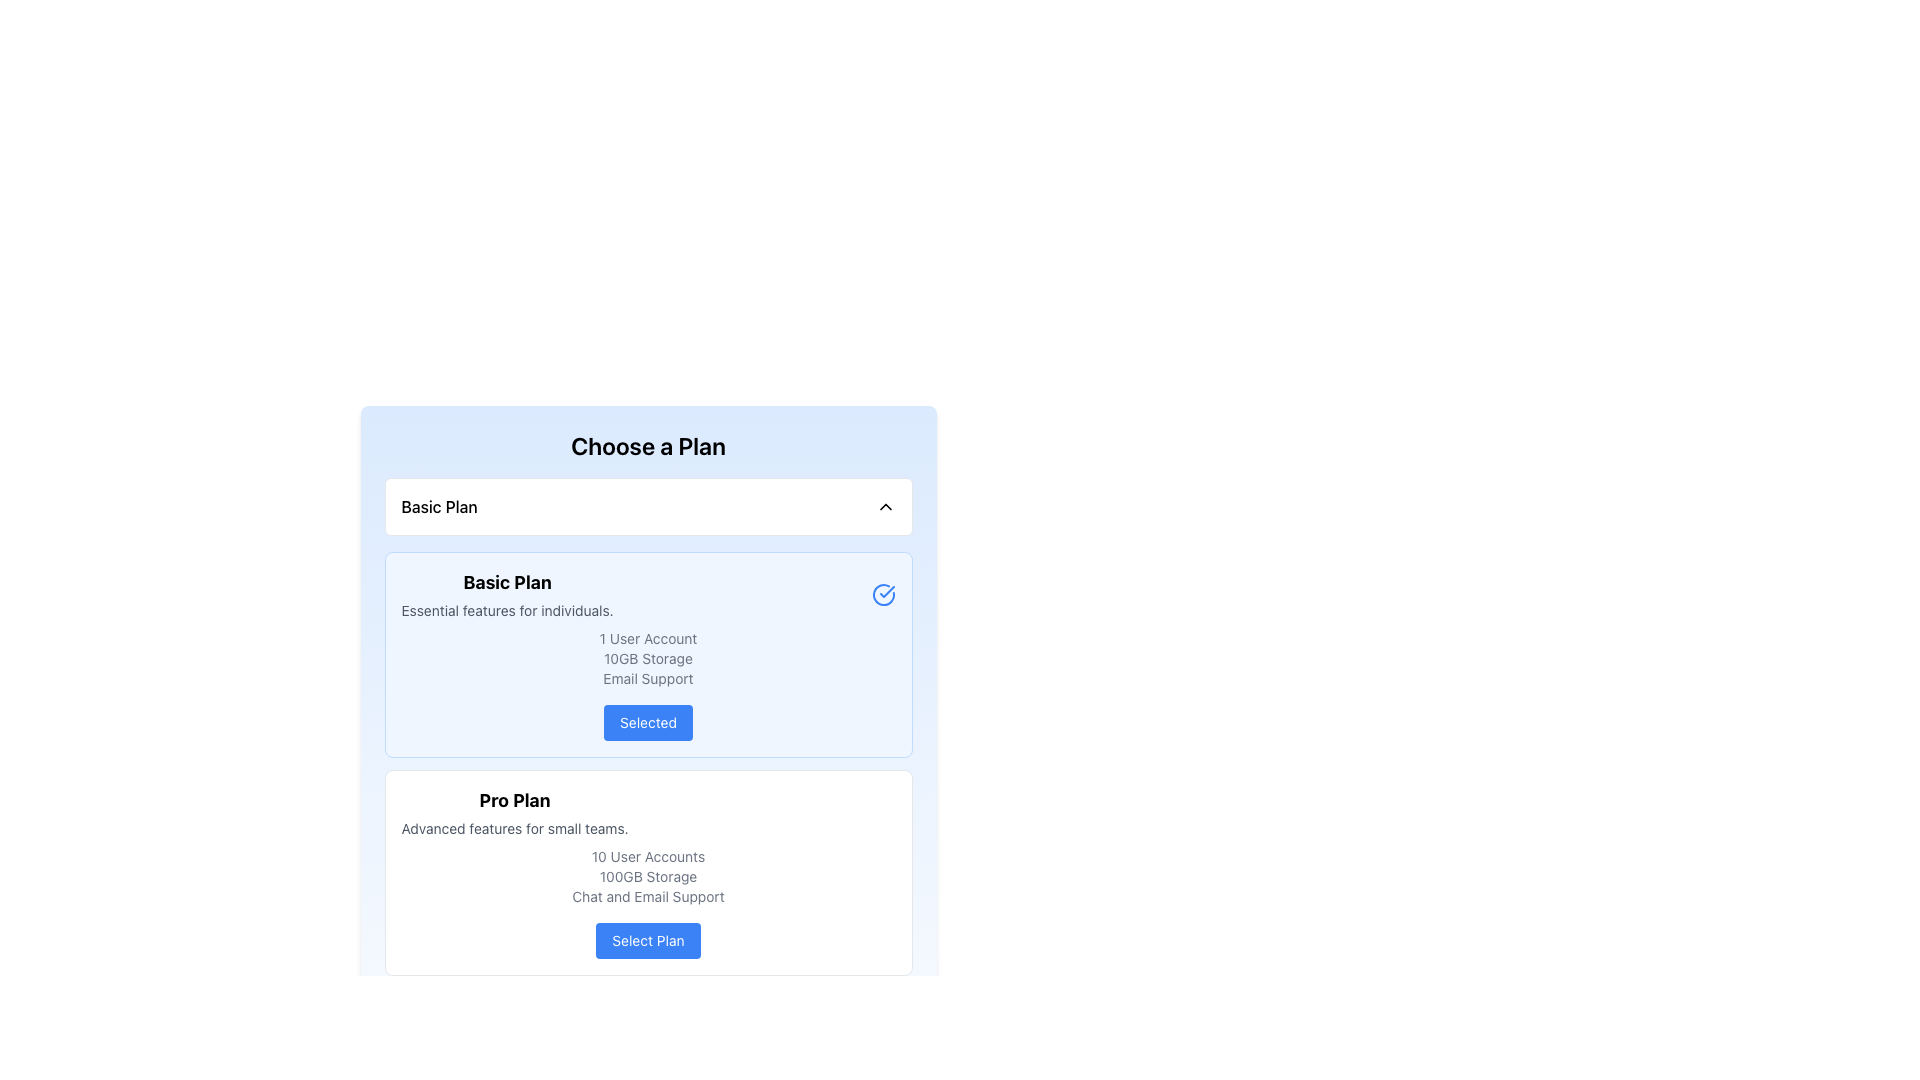  I want to click on the 'Pro Plan' text label which is bold and large-sized, styled in black, located at the top-left corner of the white card within the 'Choose a Plan' interface, so click(515, 800).